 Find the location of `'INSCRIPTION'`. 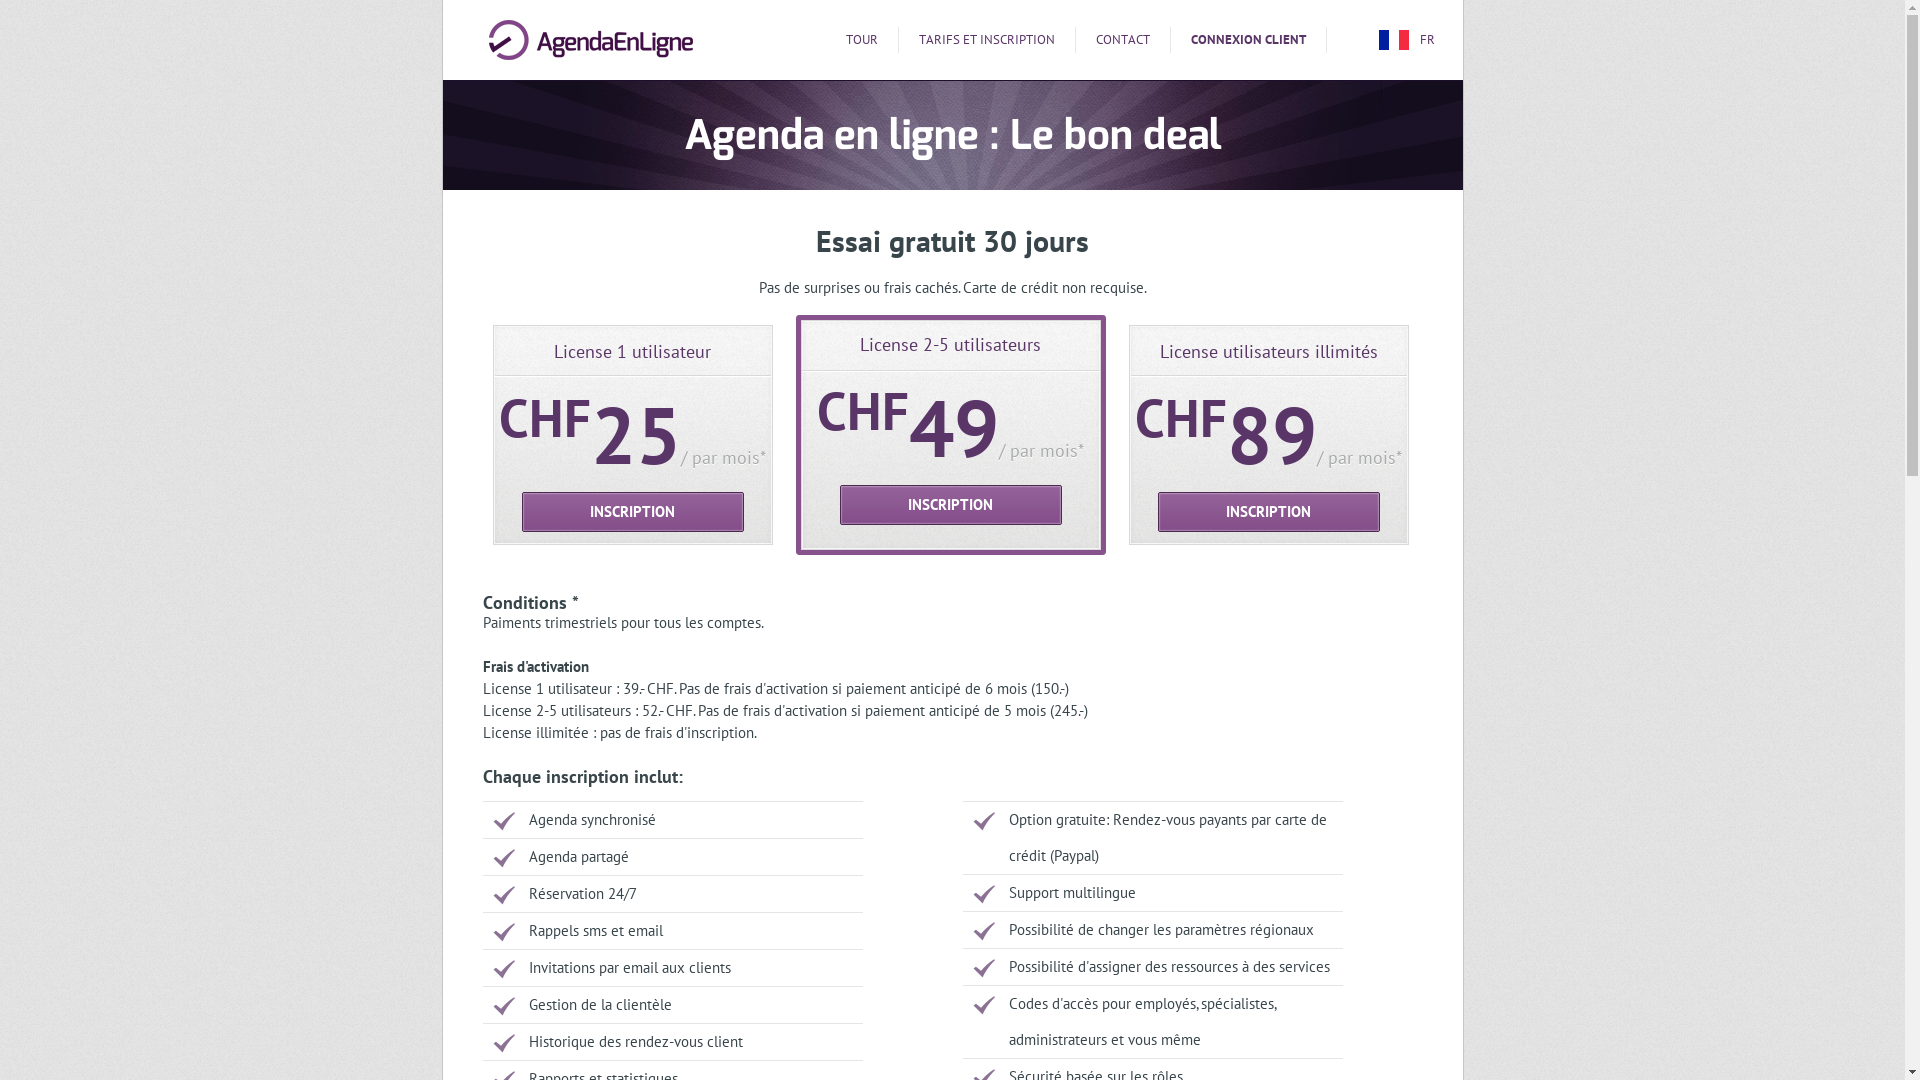

'INSCRIPTION' is located at coordinates (840, 504).